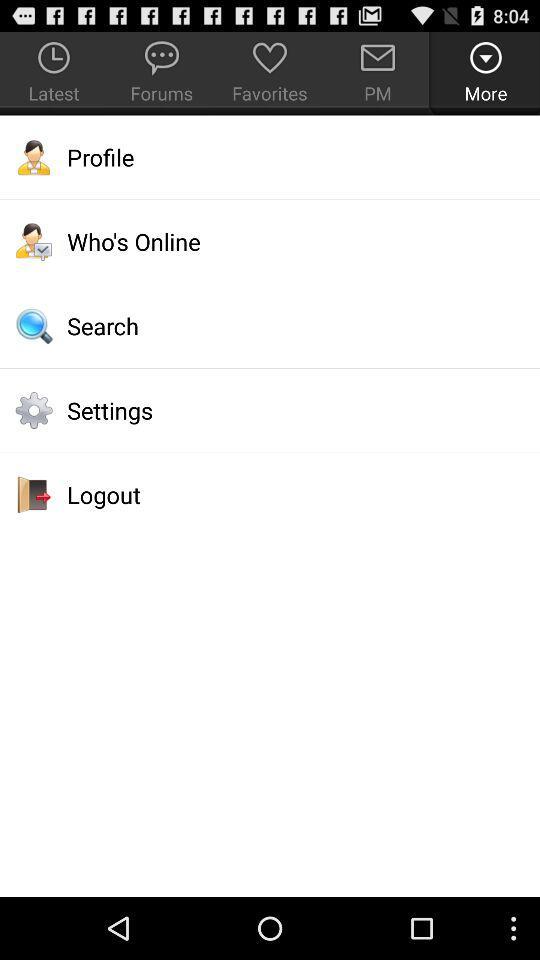 The width and height of the screenshot is (540, 960). What do you see at coordinates (270, 409) in the screenshot?
I see `the item above the   logout icon` at bounding box center [270, 409].